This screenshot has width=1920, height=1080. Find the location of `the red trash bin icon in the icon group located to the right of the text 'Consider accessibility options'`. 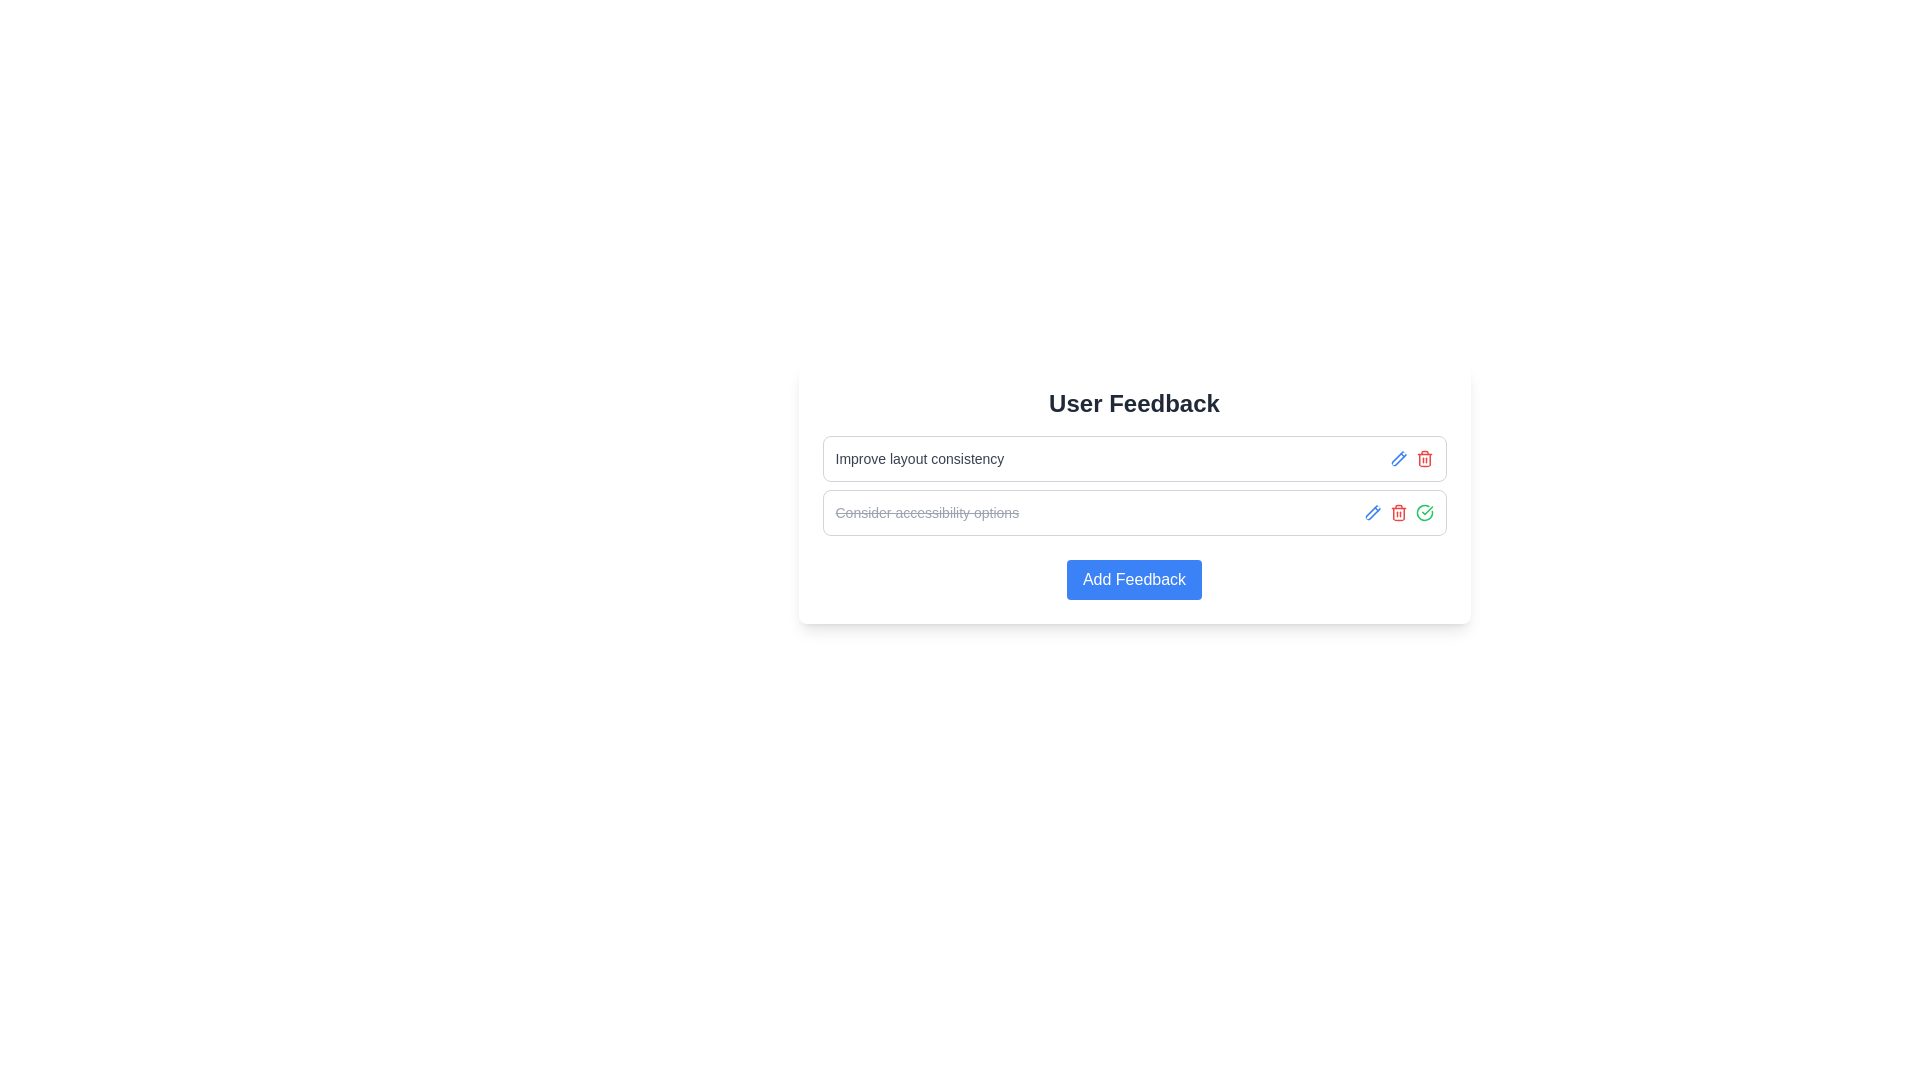

the red trash bin icon in the icon group located to the right of the text 'Consider accessibility options' is located at coordinates (1397, 512).